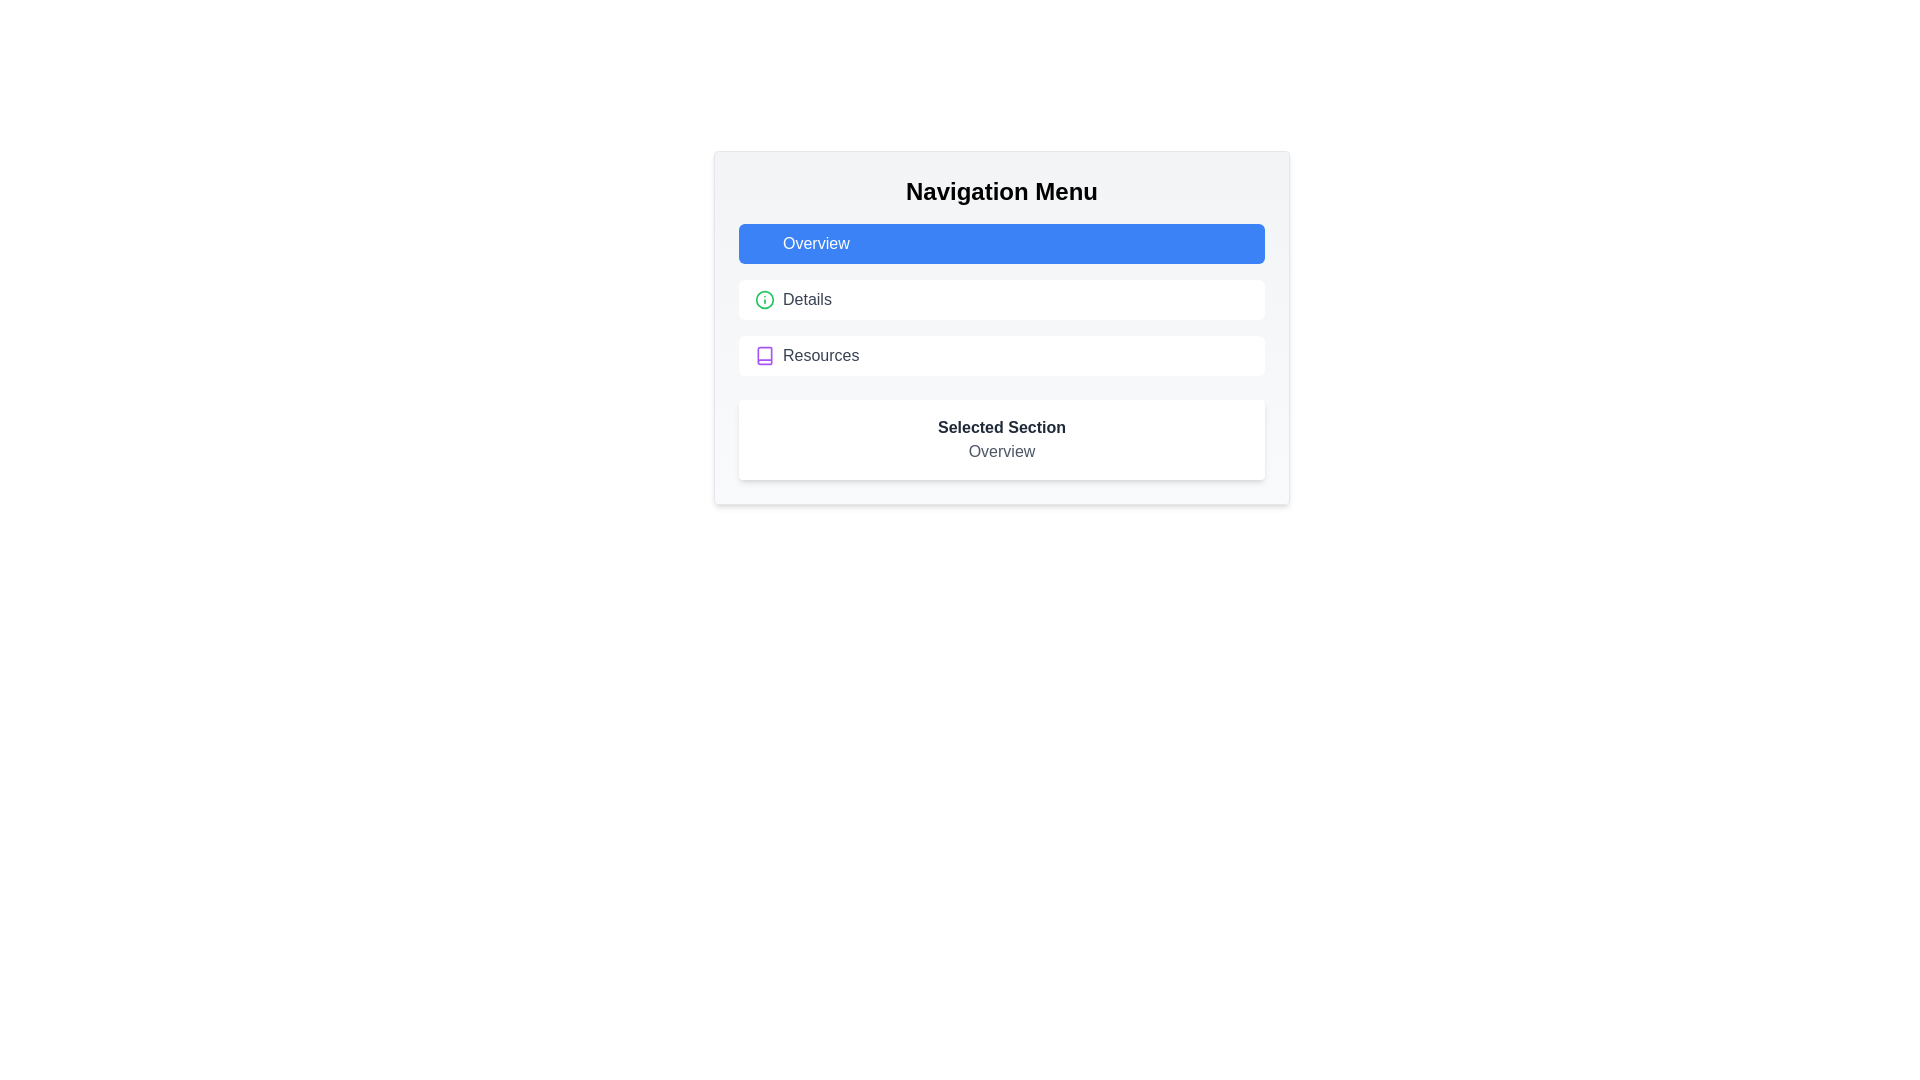 This screenshot has width=1920, height=1080. I want to click on the purple book icon located to the left of the 'Resources' label in the navigation menu, which is the second icon from the top, so click(763, 354).